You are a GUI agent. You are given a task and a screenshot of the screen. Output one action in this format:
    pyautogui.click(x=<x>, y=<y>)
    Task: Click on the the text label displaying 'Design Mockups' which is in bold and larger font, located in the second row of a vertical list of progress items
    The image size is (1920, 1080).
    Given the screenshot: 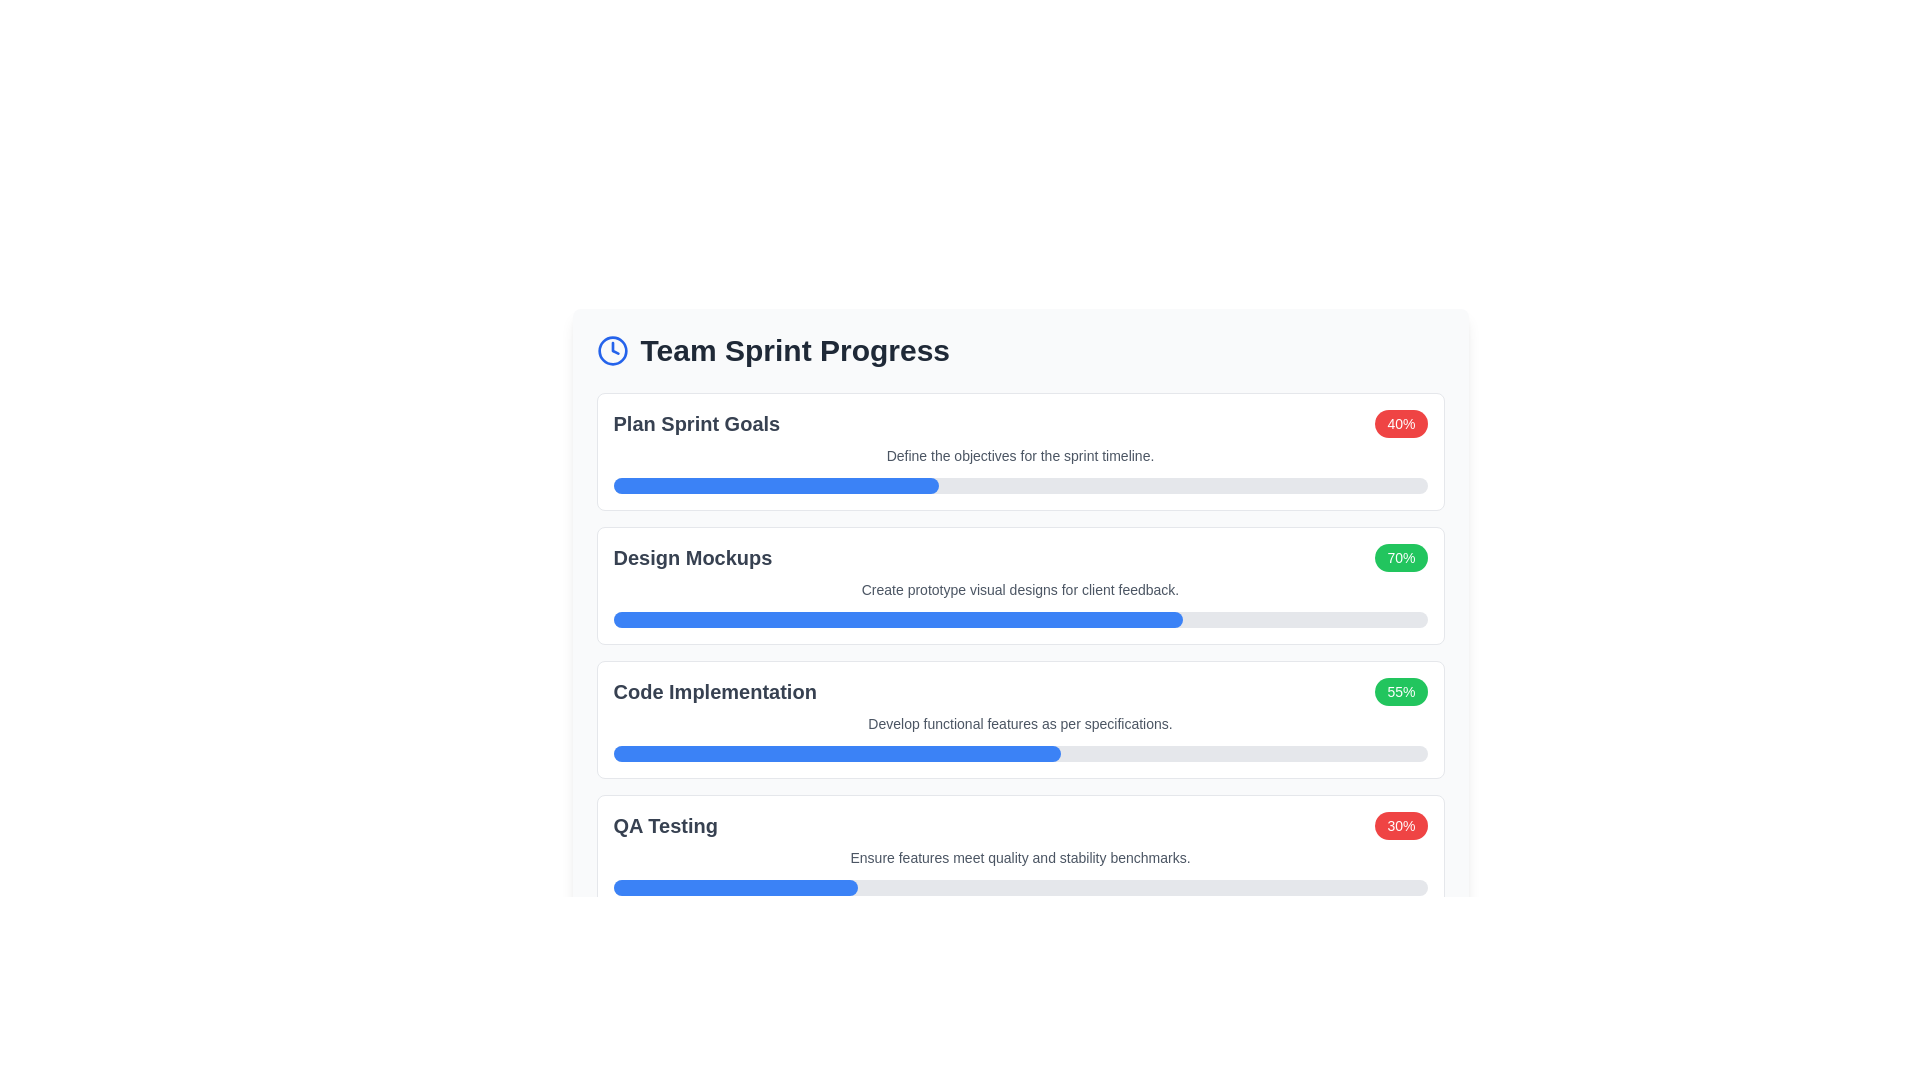 What is the action you would take?
    pyautogui.click(x=692, y=558)
    